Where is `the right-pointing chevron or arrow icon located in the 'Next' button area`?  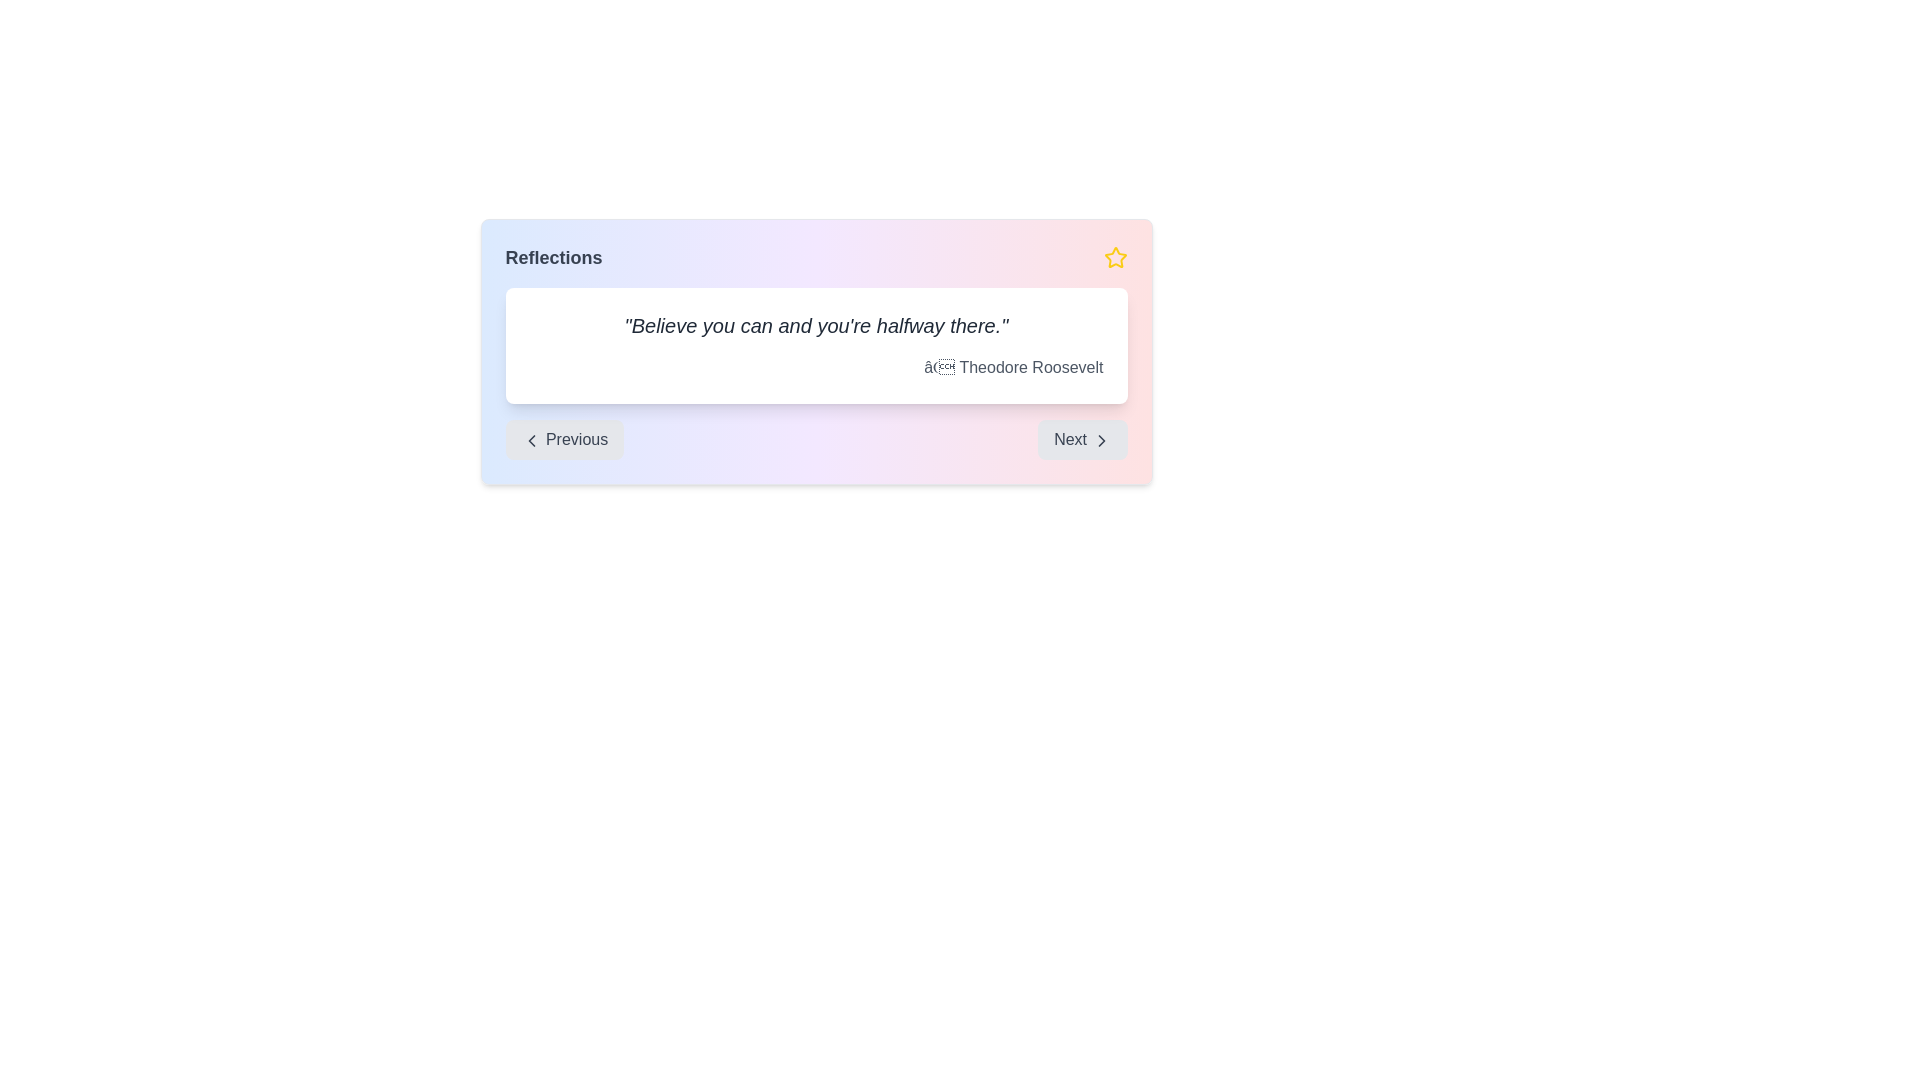 the right-pointing chevron or arrow icon located in the 'Next' button area is located at coordinates (1100, 439).